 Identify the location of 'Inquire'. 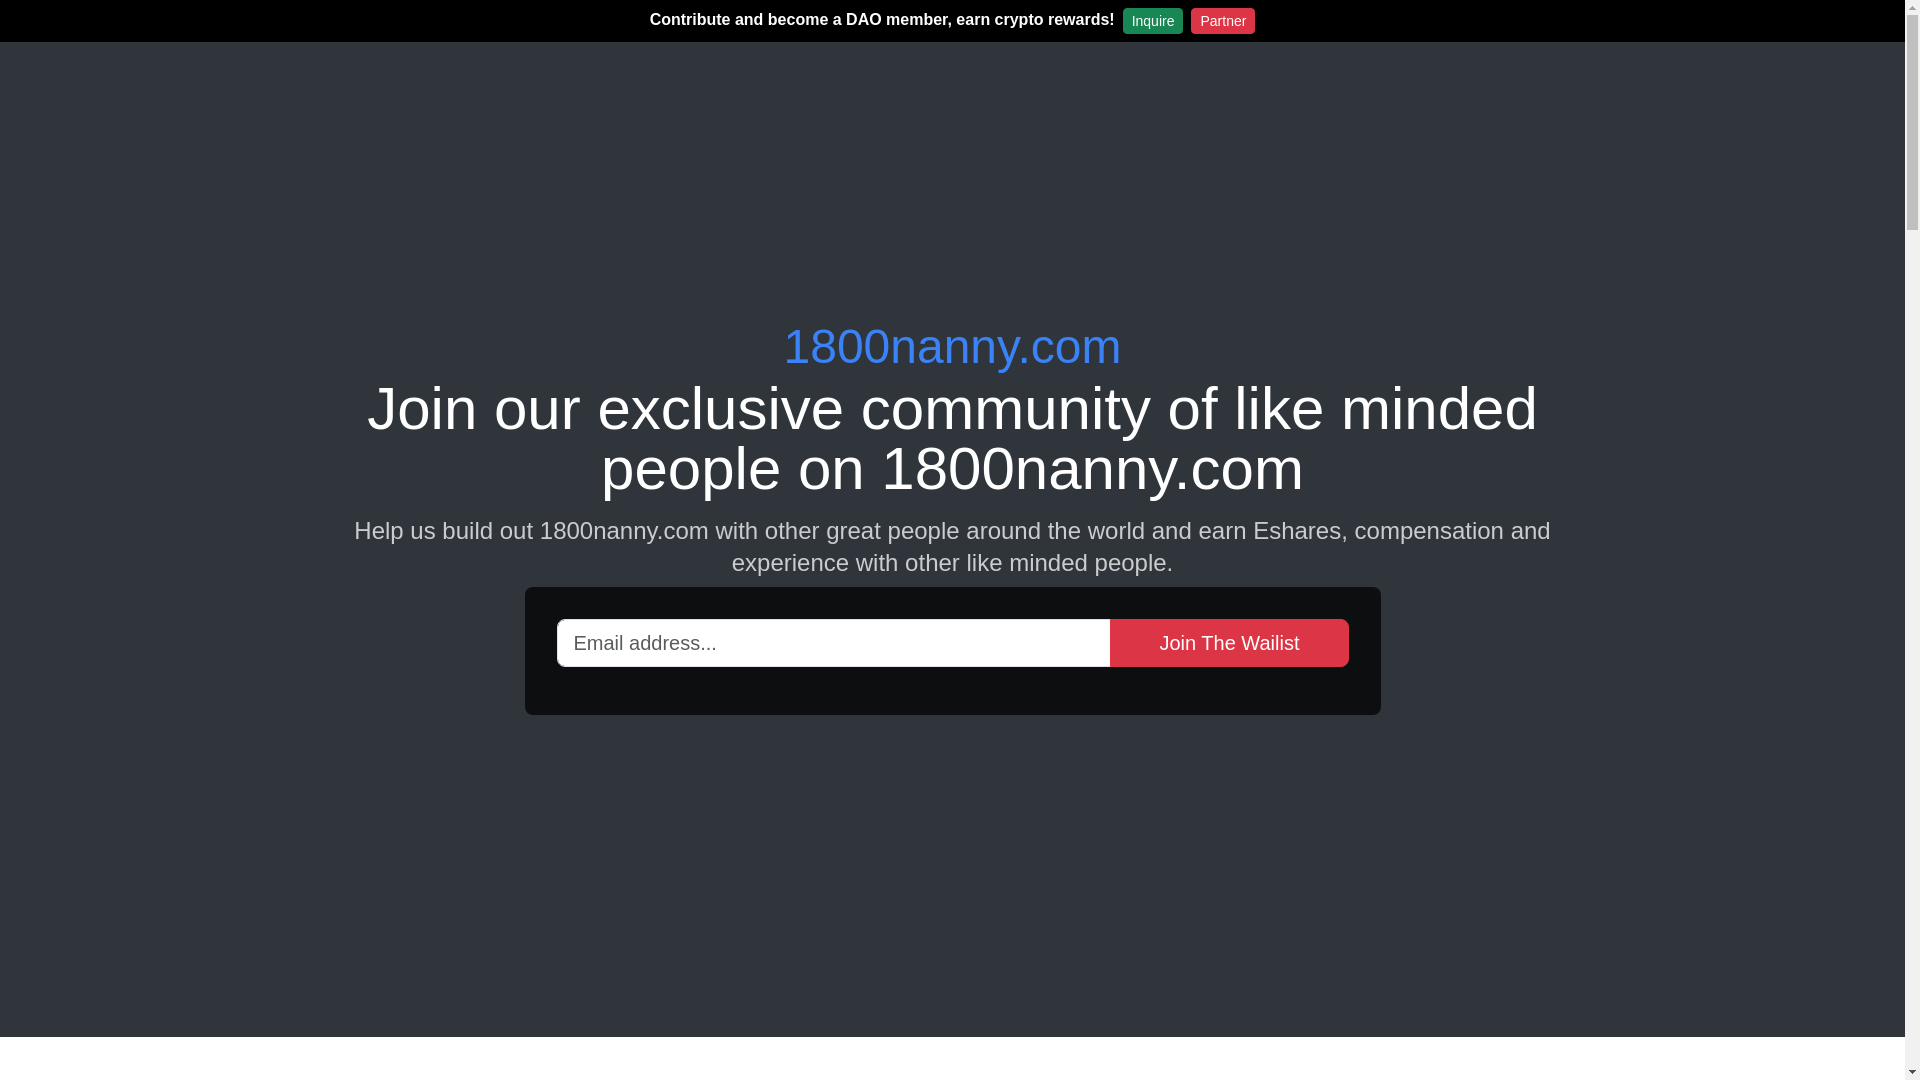
(1153, 20).